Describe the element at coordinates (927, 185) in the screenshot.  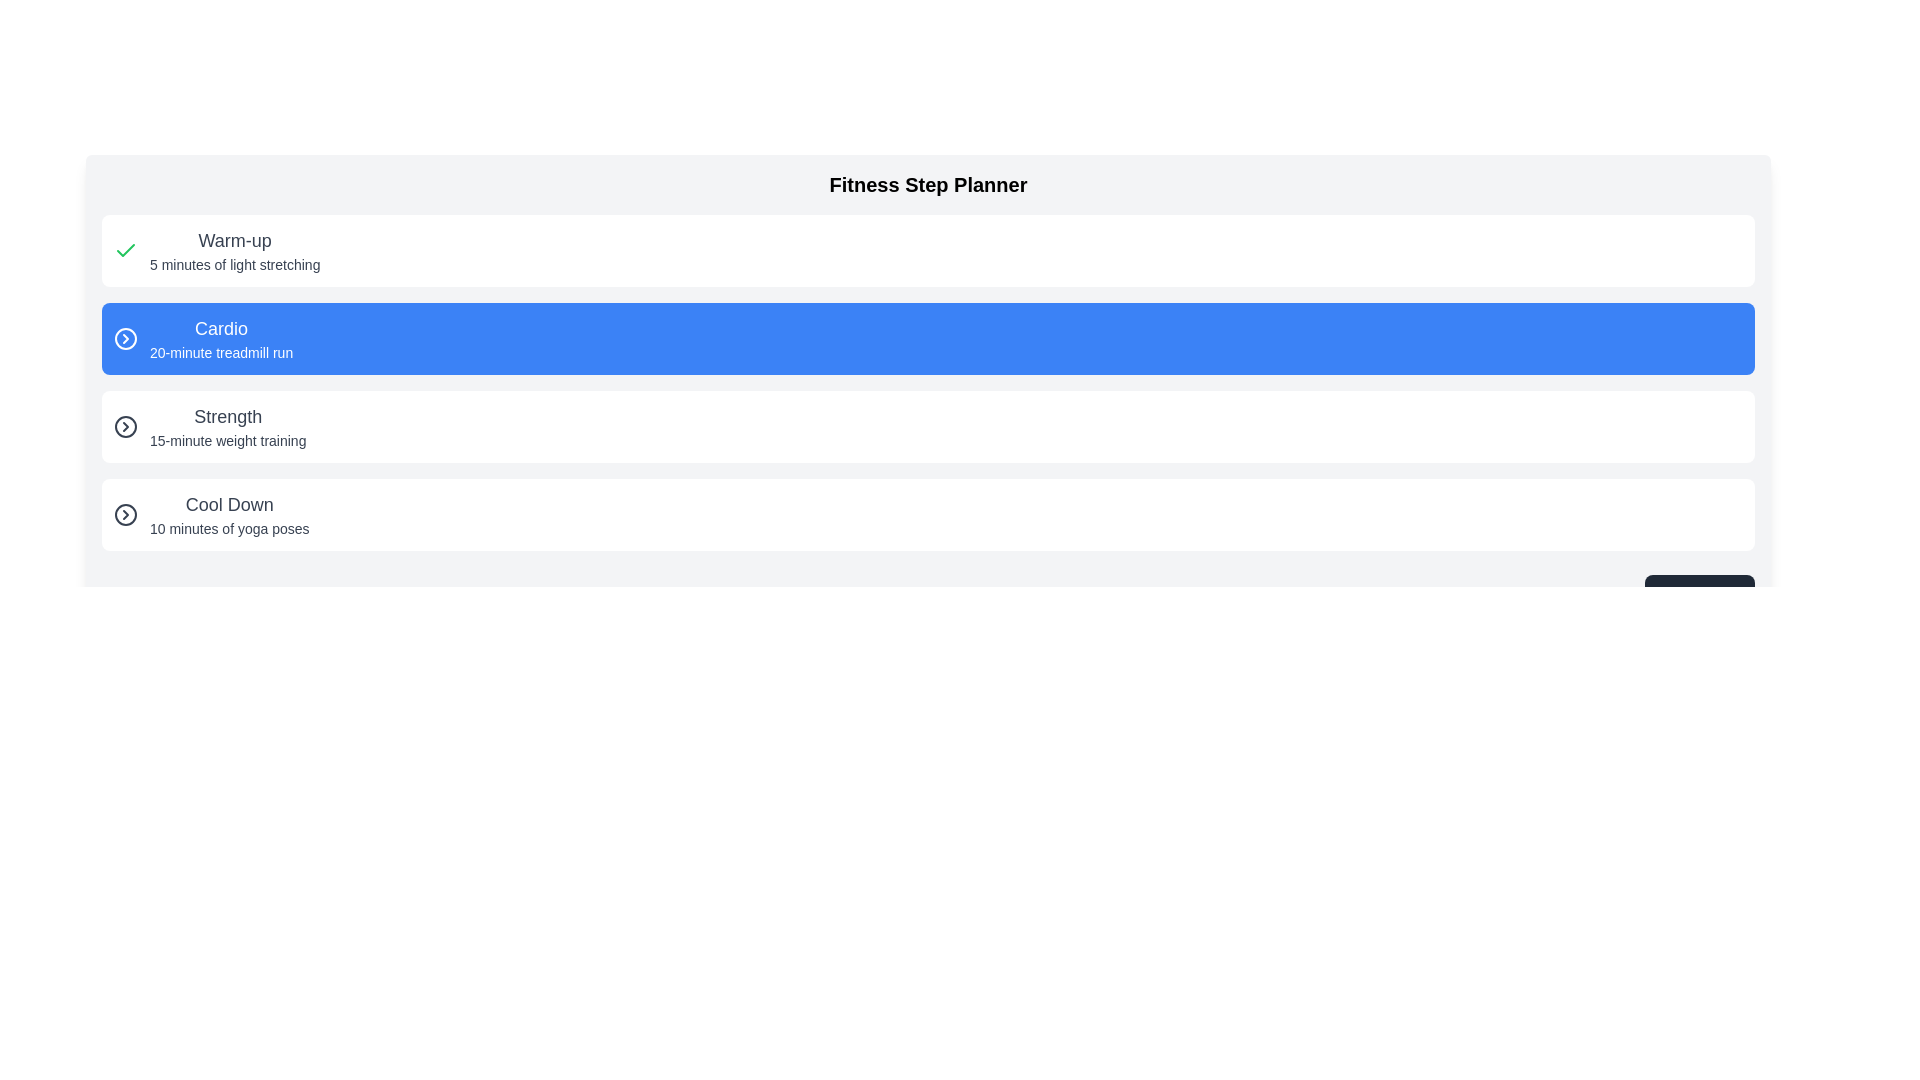
I see `the title text labeled 'Fitness Step Planner', which is a bold, large font header located at the top of a light gray background, above the sections 'Warm-up', 'Cardio', 'Strength', and 'Cool Down'` at that location.